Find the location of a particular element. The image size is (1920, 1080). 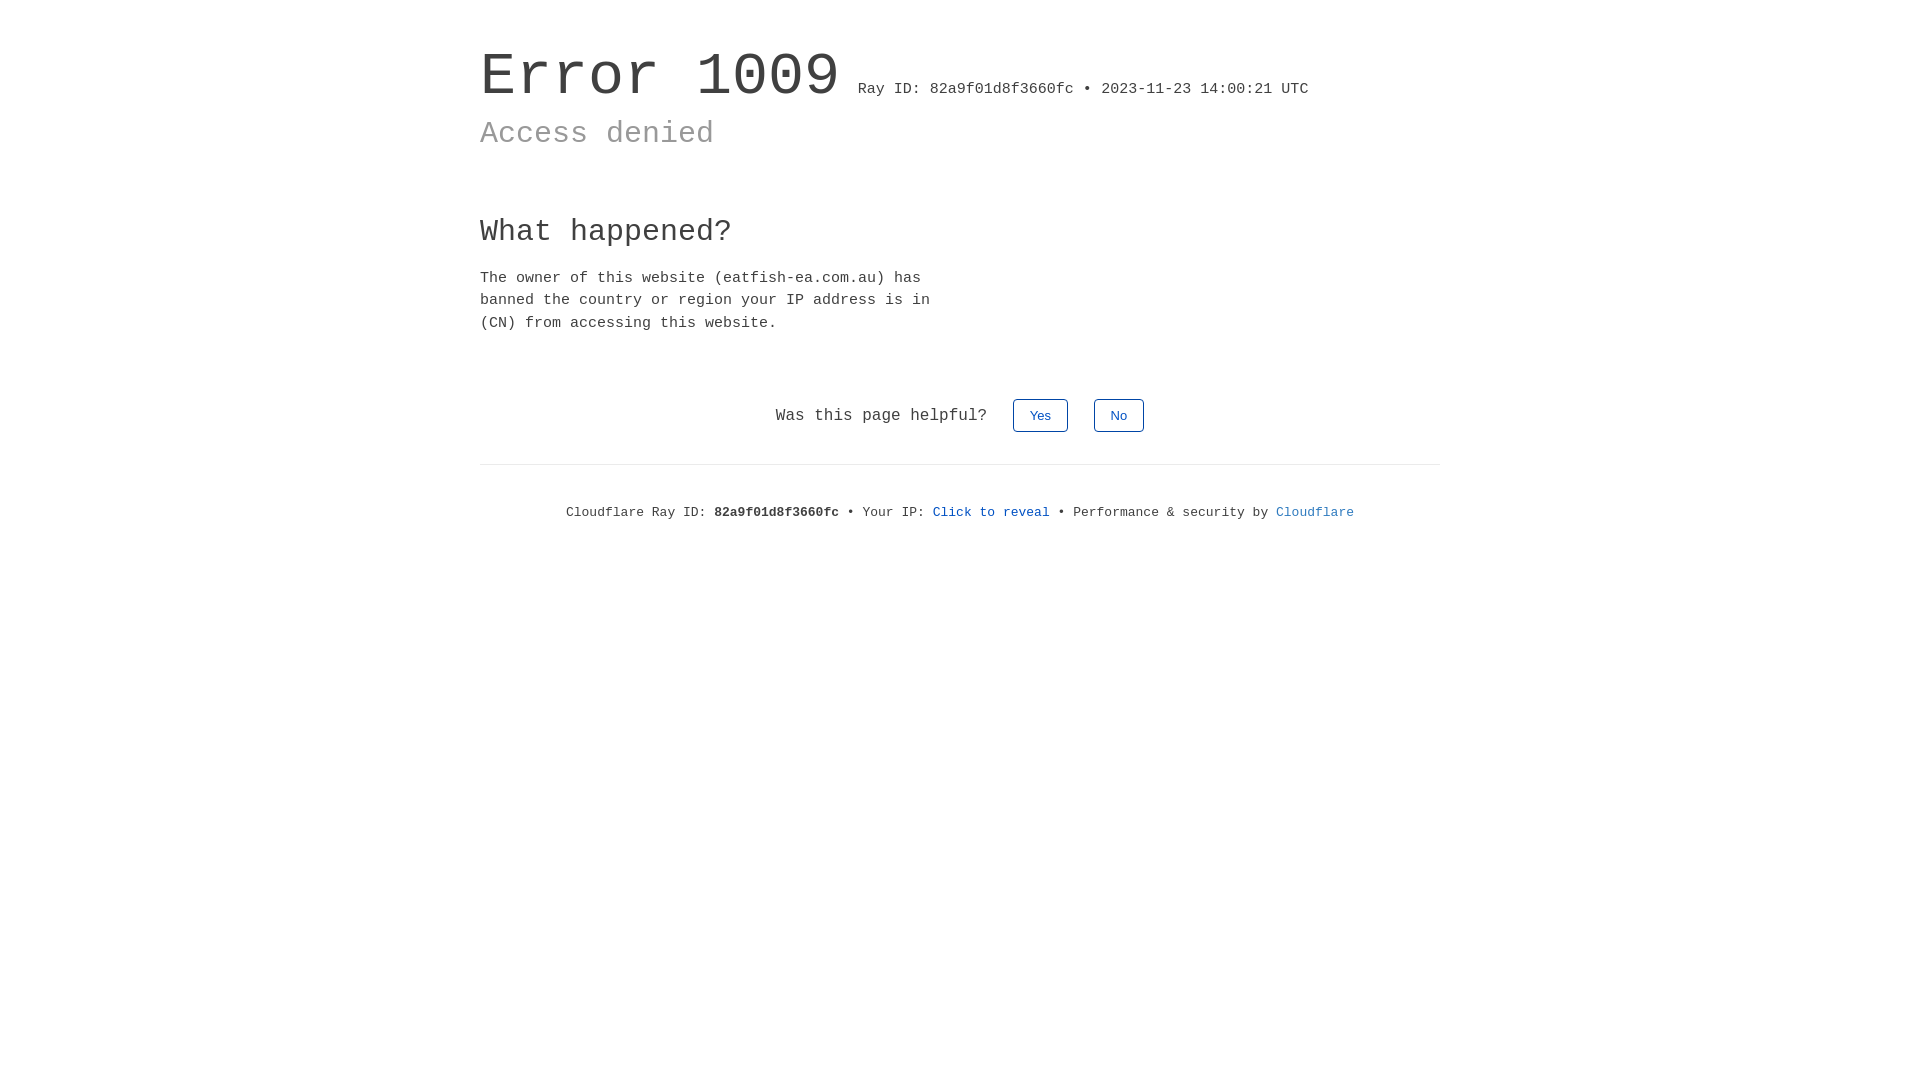

'Click to reveal' is located at coordinates (991, 511).